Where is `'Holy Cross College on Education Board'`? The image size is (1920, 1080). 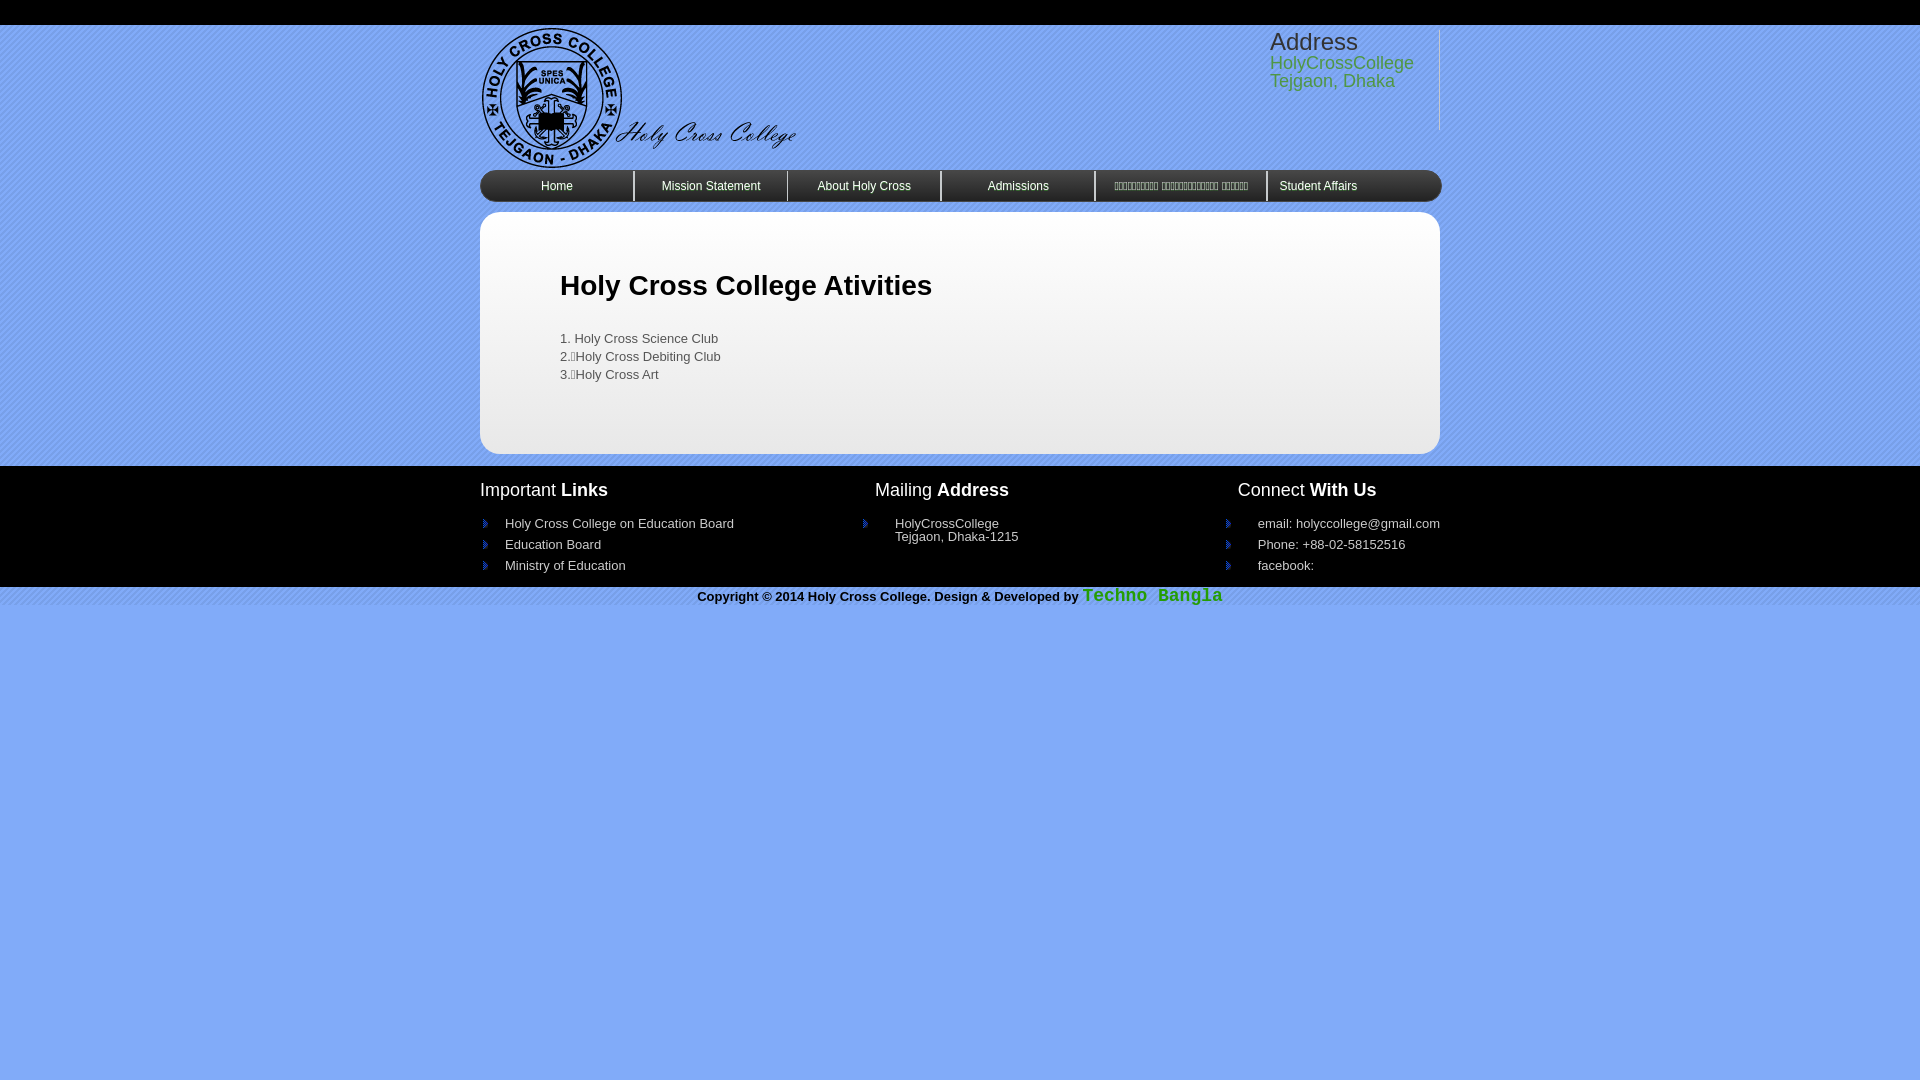 'Holy Cross College on Education Board' is located at coordinates (494, 518).